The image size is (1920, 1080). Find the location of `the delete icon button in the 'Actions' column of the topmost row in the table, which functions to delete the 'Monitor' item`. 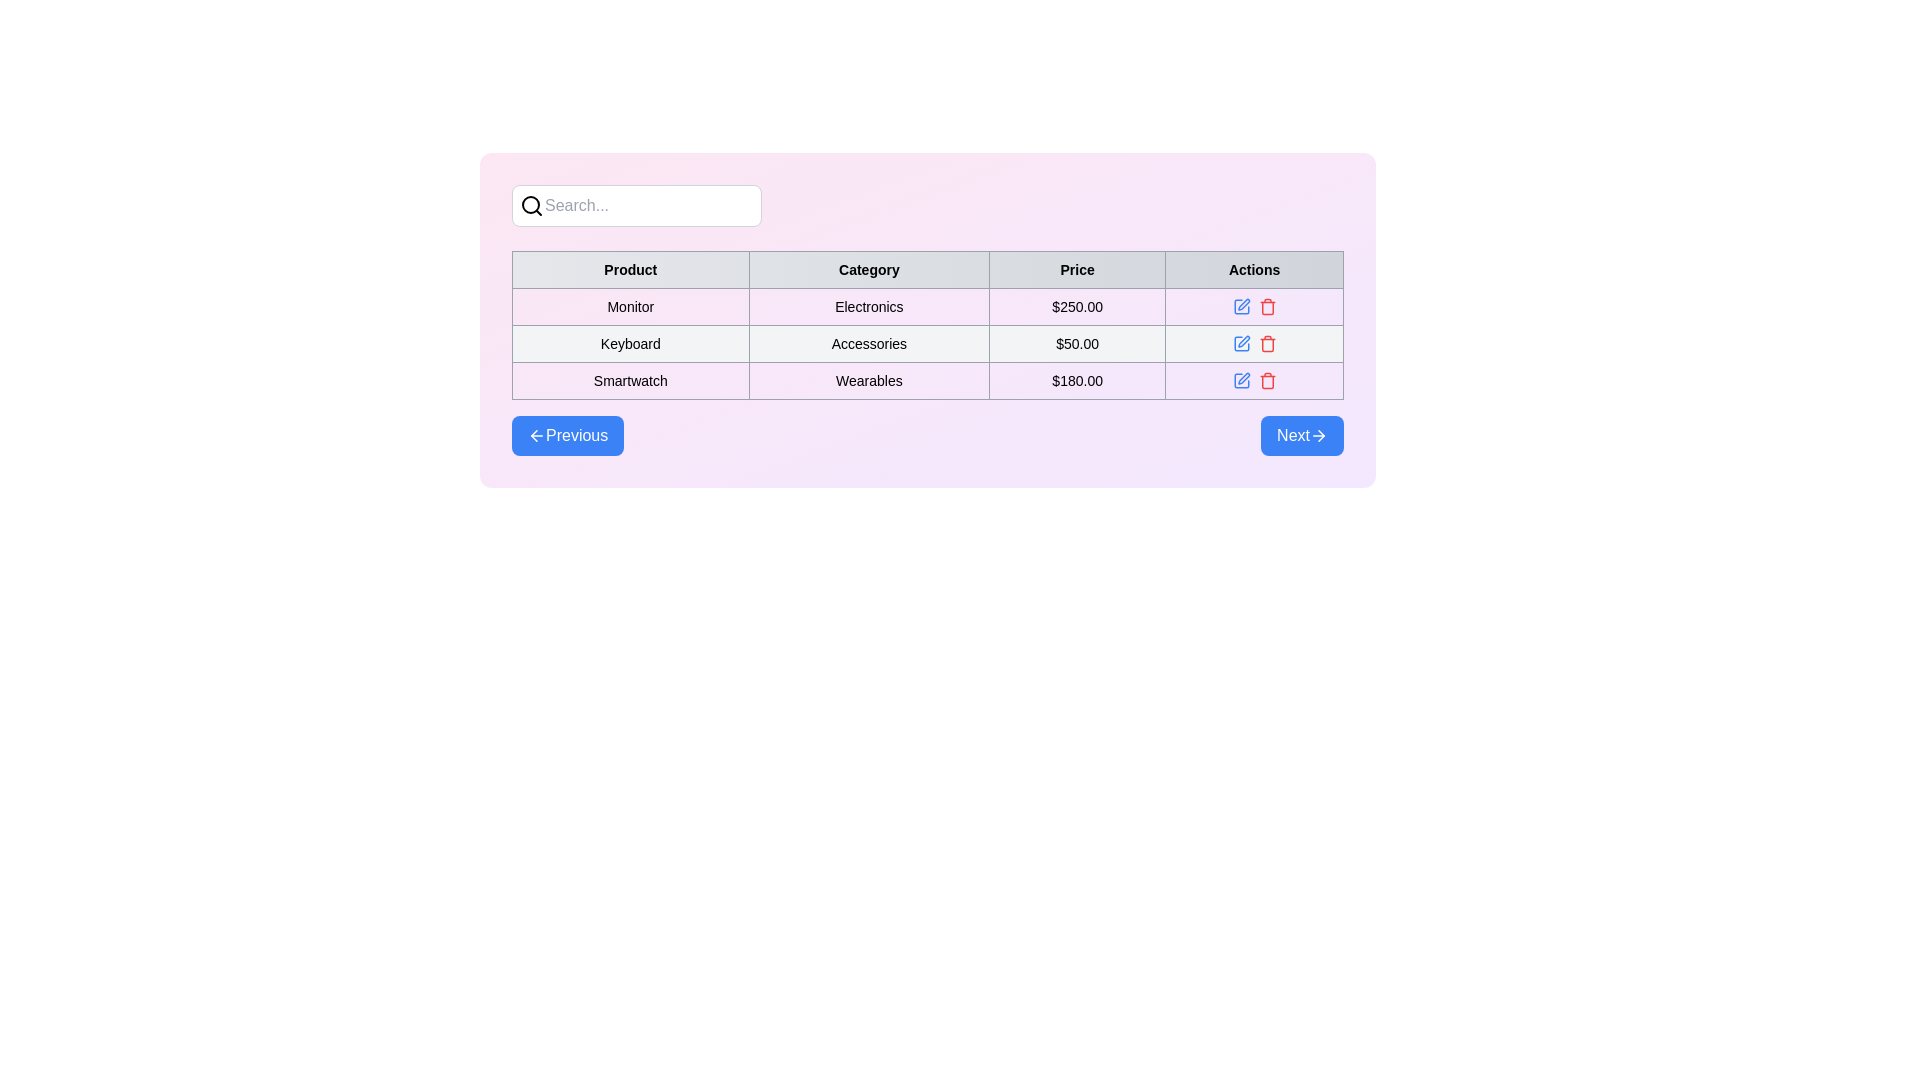

the delete icon button in the 'Actions' column of the topmost row in the table, which functions to delete the 'Monitor' item is located at coordinates (1266, 307).